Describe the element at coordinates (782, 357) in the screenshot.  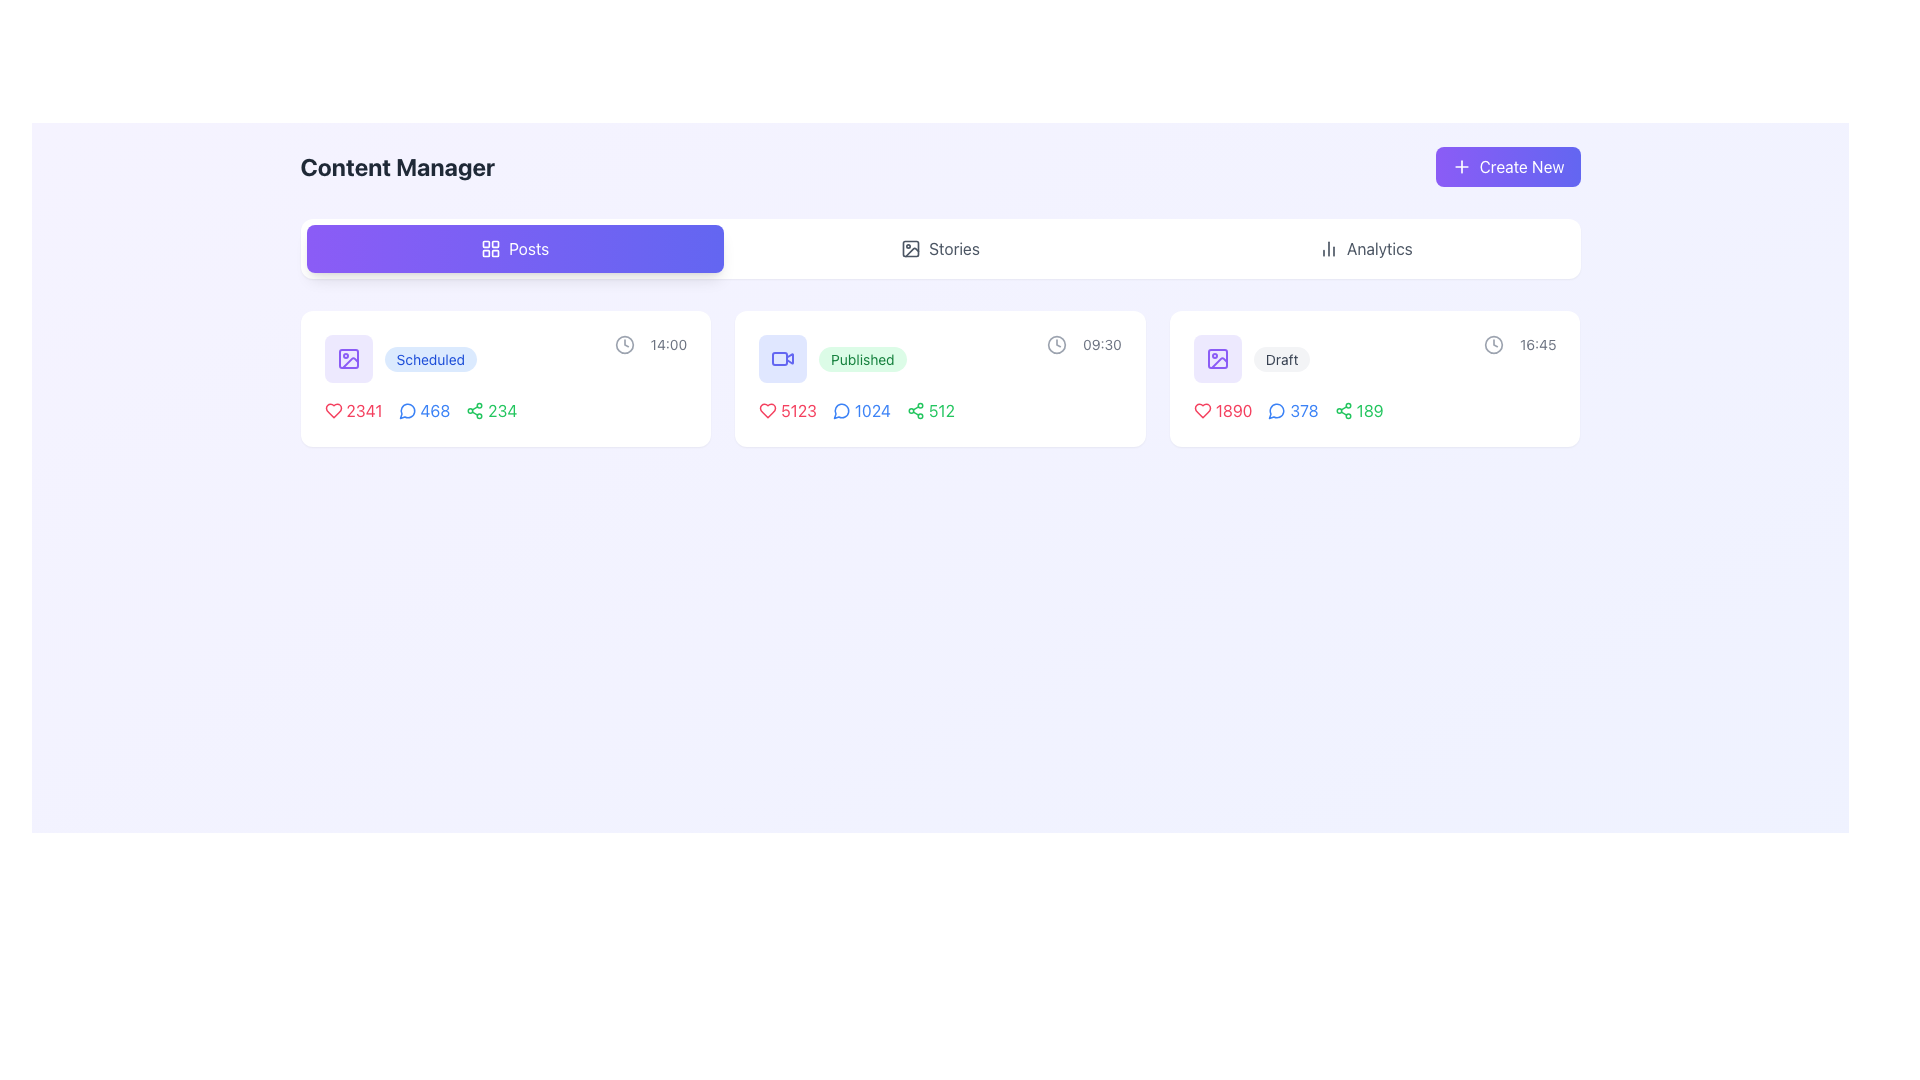
I see `the Icon button with a video camera icon, which has a light indigo background and is located` at that location.